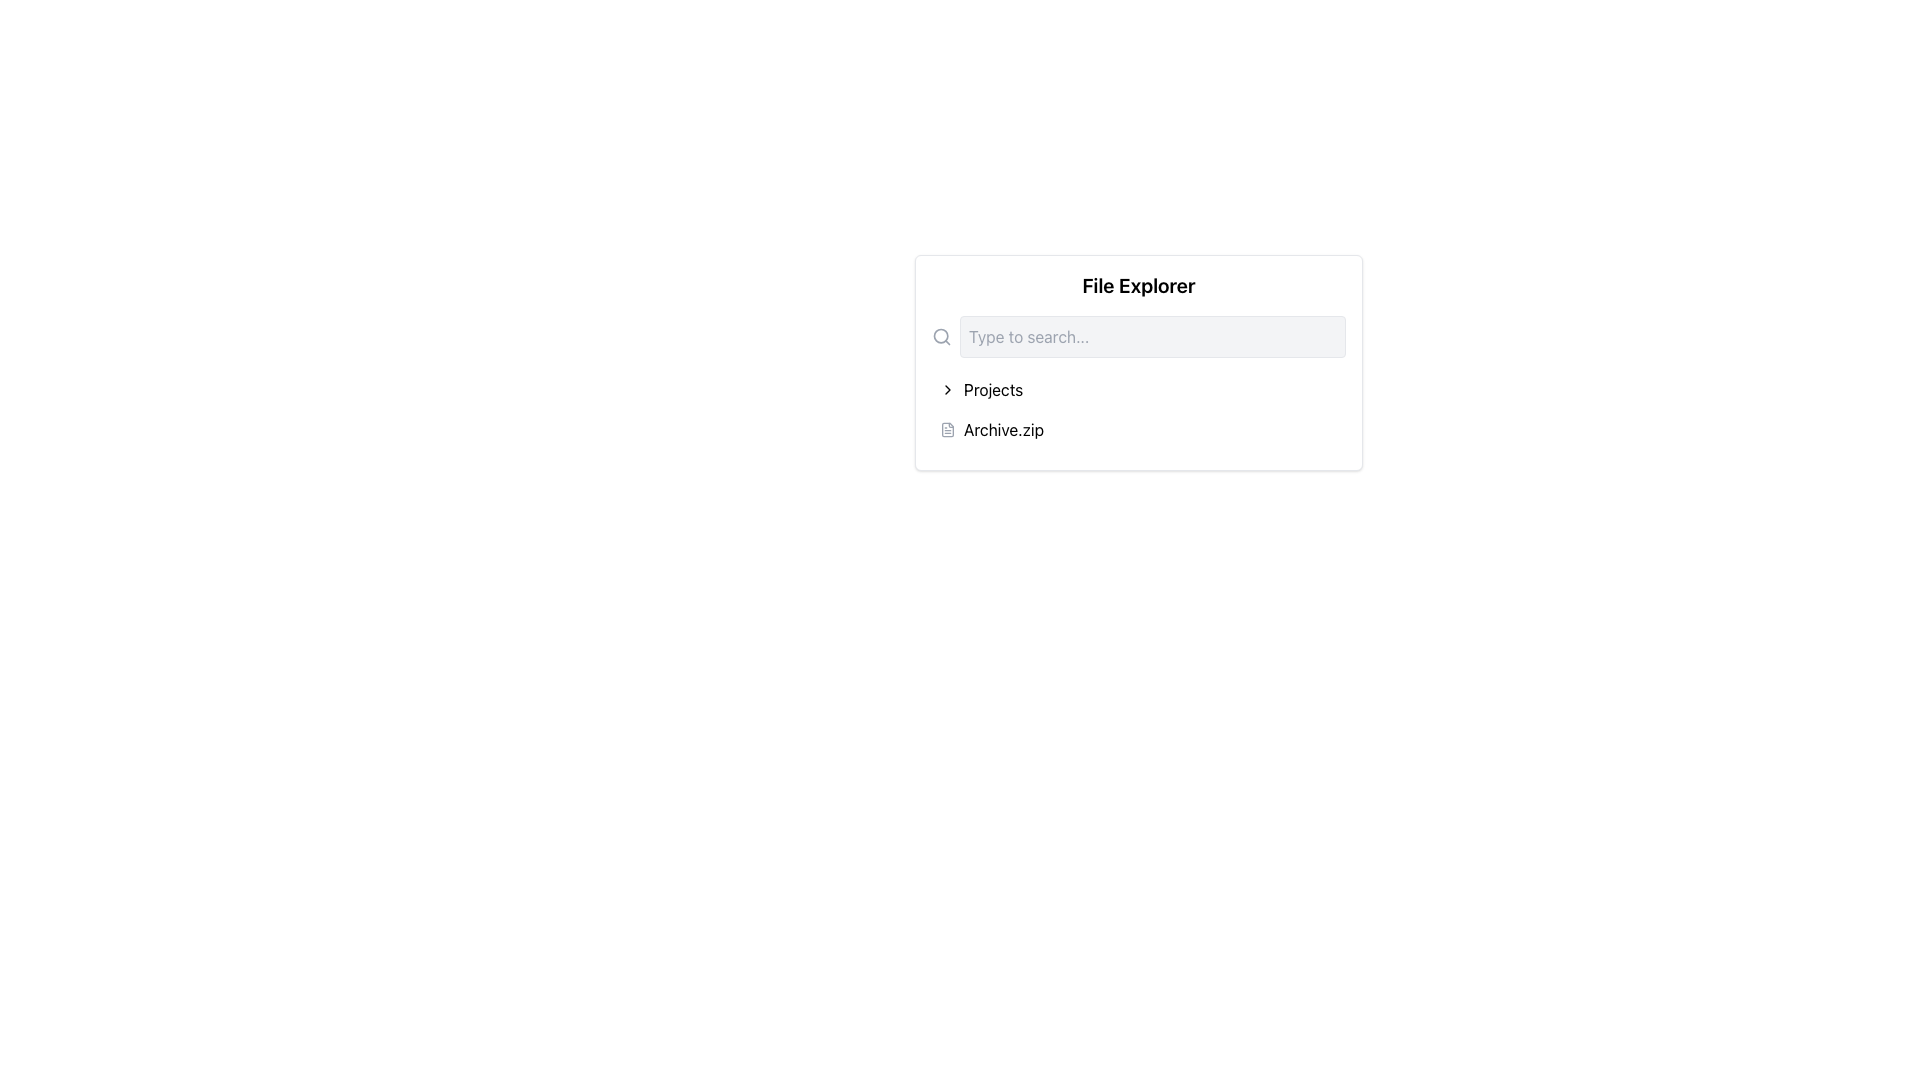 Image resolution: width=1920 pixels, height=1080 pixels. Describe the element at coordinates (940, 335) in the screenshot. I see `the search icon located to the left of the search text input field in the top-center of the 'File Explorer' panel` at that location.